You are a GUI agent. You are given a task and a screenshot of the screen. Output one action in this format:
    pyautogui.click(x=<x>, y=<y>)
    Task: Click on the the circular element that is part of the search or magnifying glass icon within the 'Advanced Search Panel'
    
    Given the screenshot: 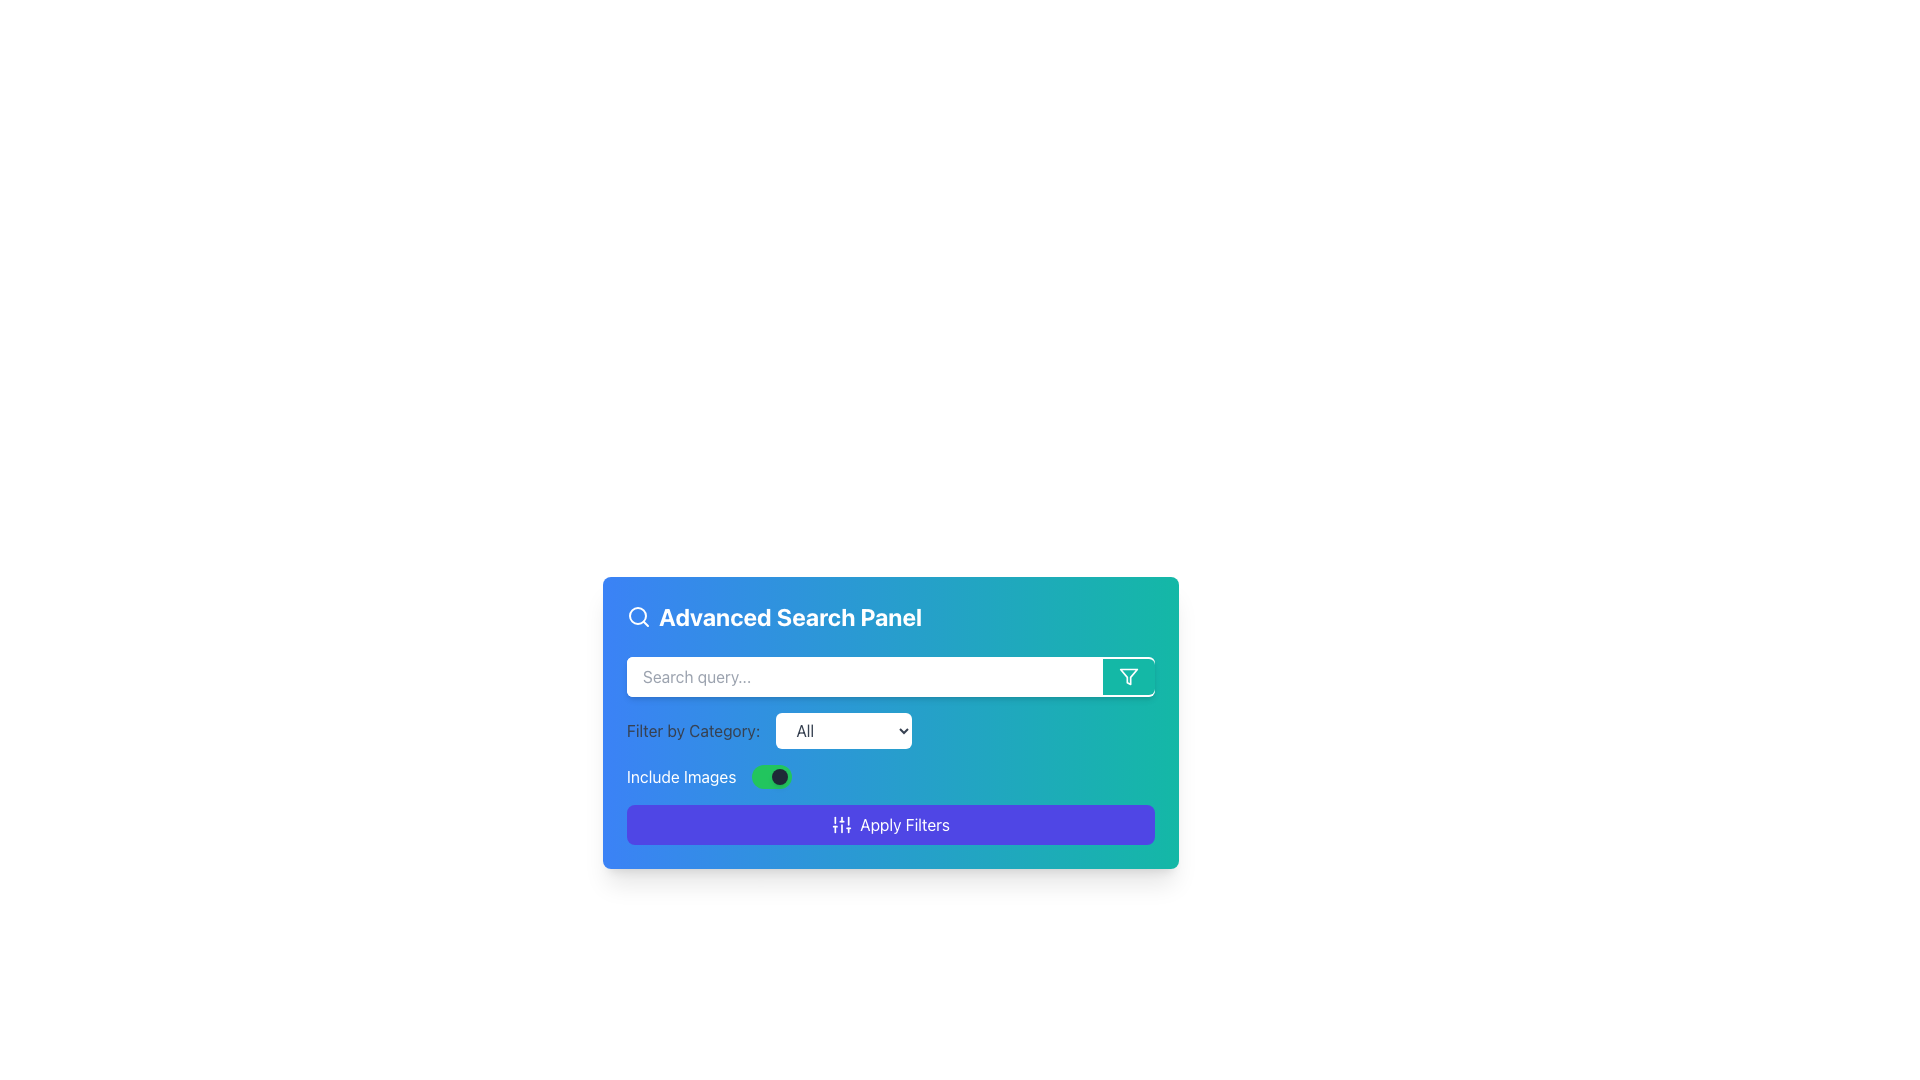 What is the action you would take?
    pyautogui.click(x=637, y=615)
    